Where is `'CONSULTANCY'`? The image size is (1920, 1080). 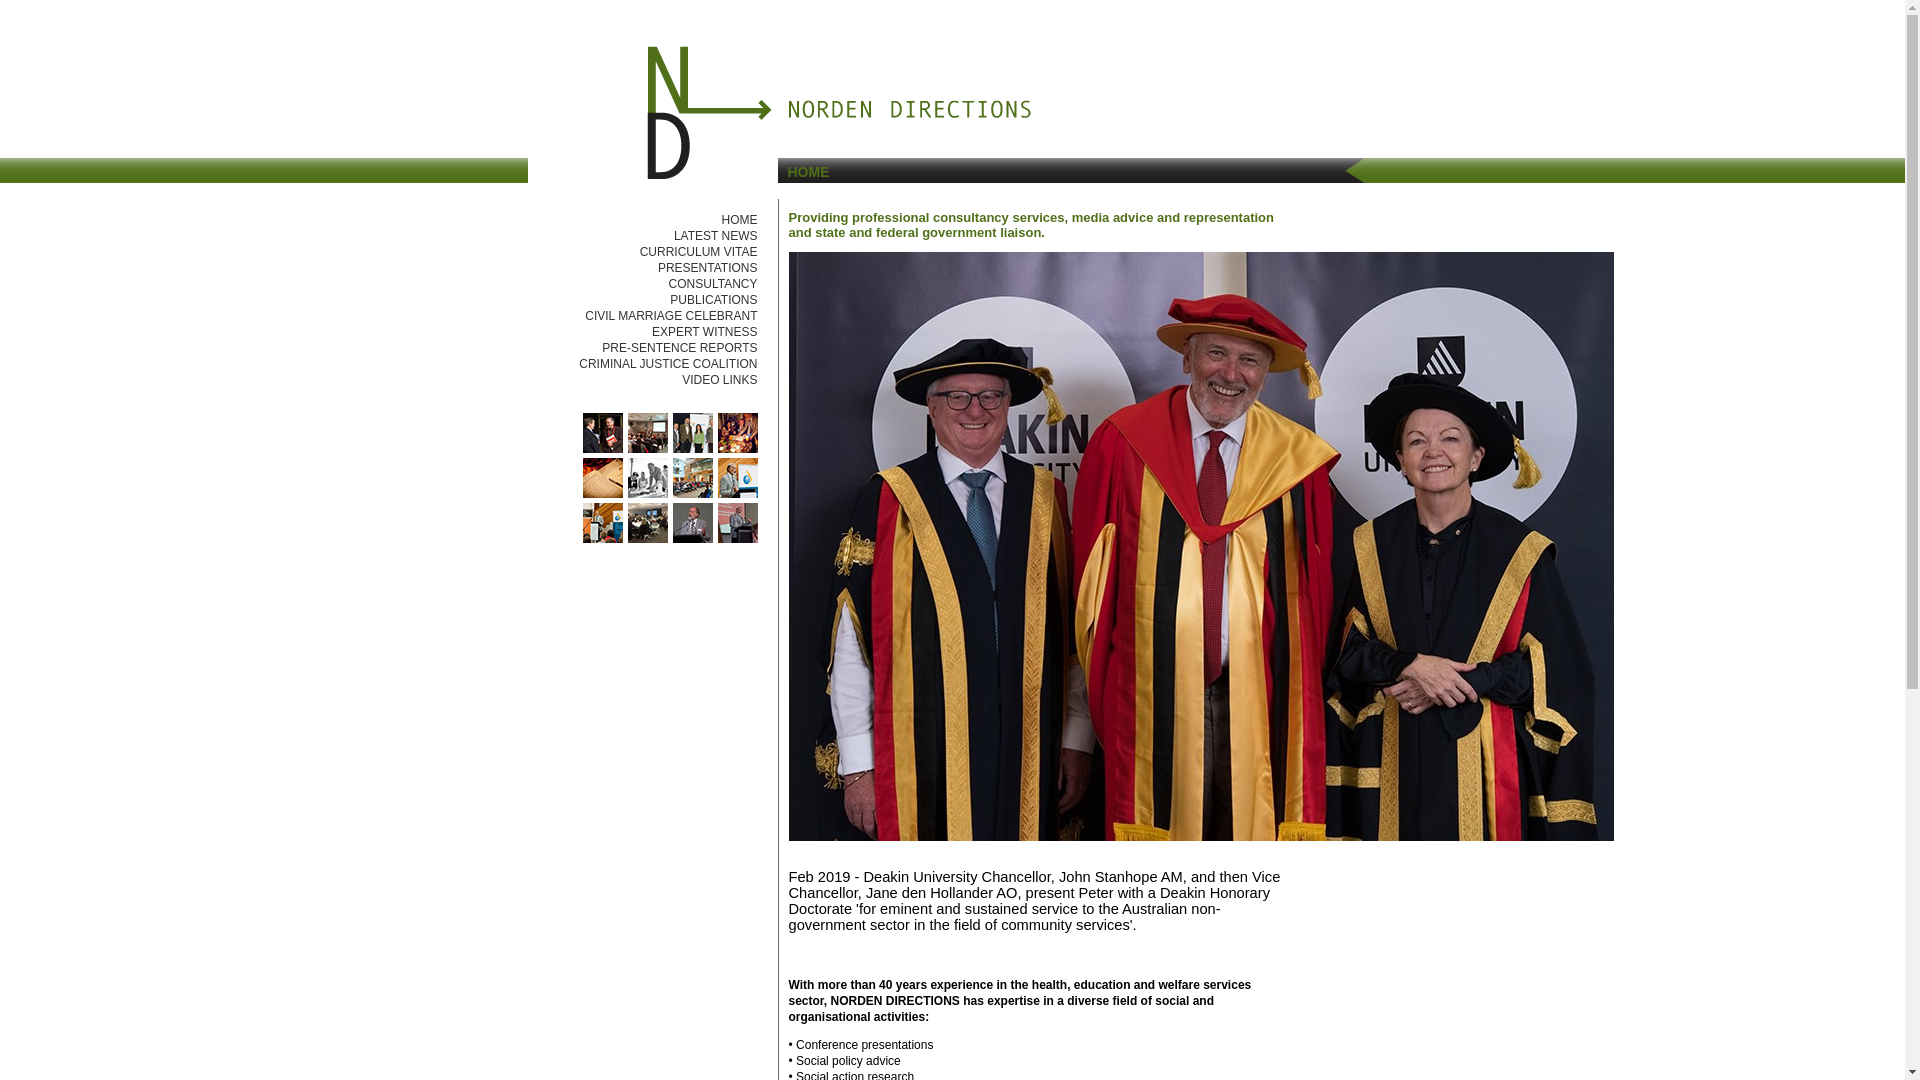
'CONSULTANCY' is located at coordinates (713, 284).